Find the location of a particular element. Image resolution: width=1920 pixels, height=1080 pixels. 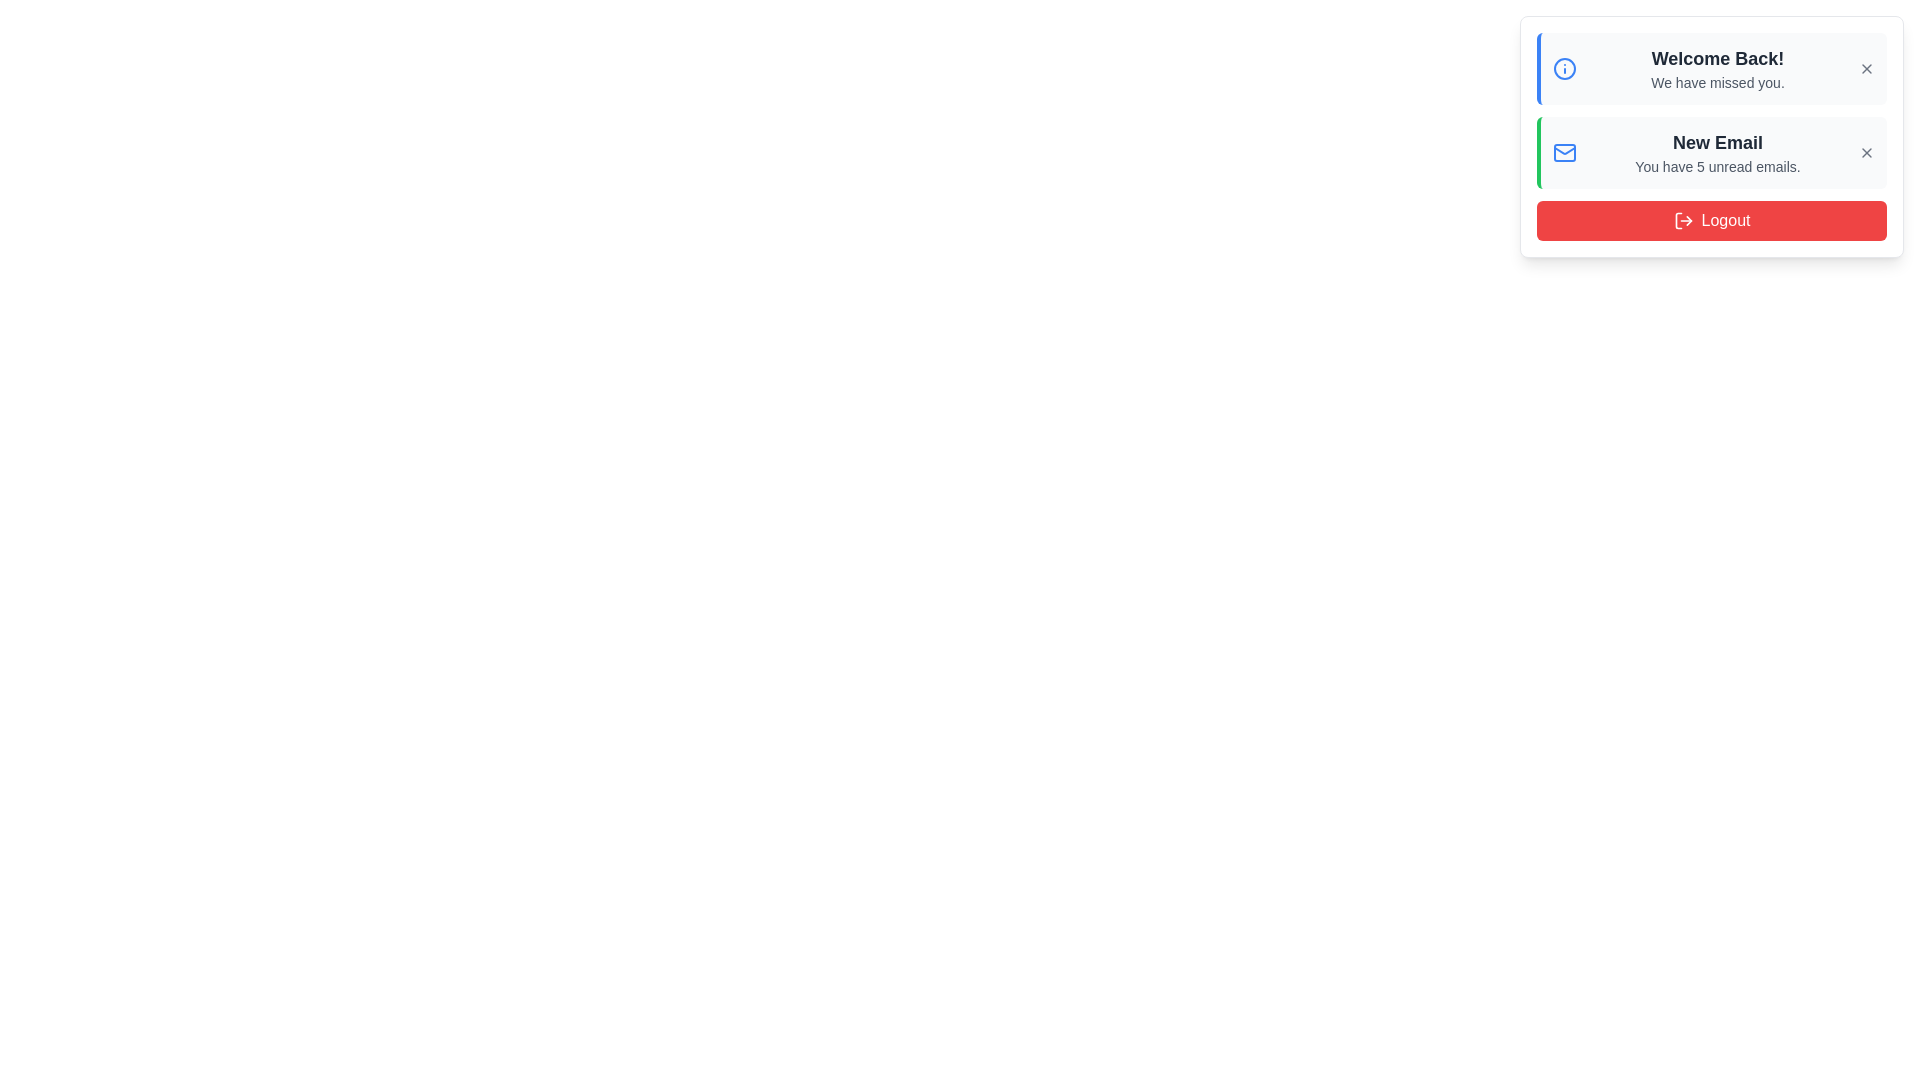

the close button located at the top-right corner of the 'New Email' notification card is located at coordinates (1866, 152).